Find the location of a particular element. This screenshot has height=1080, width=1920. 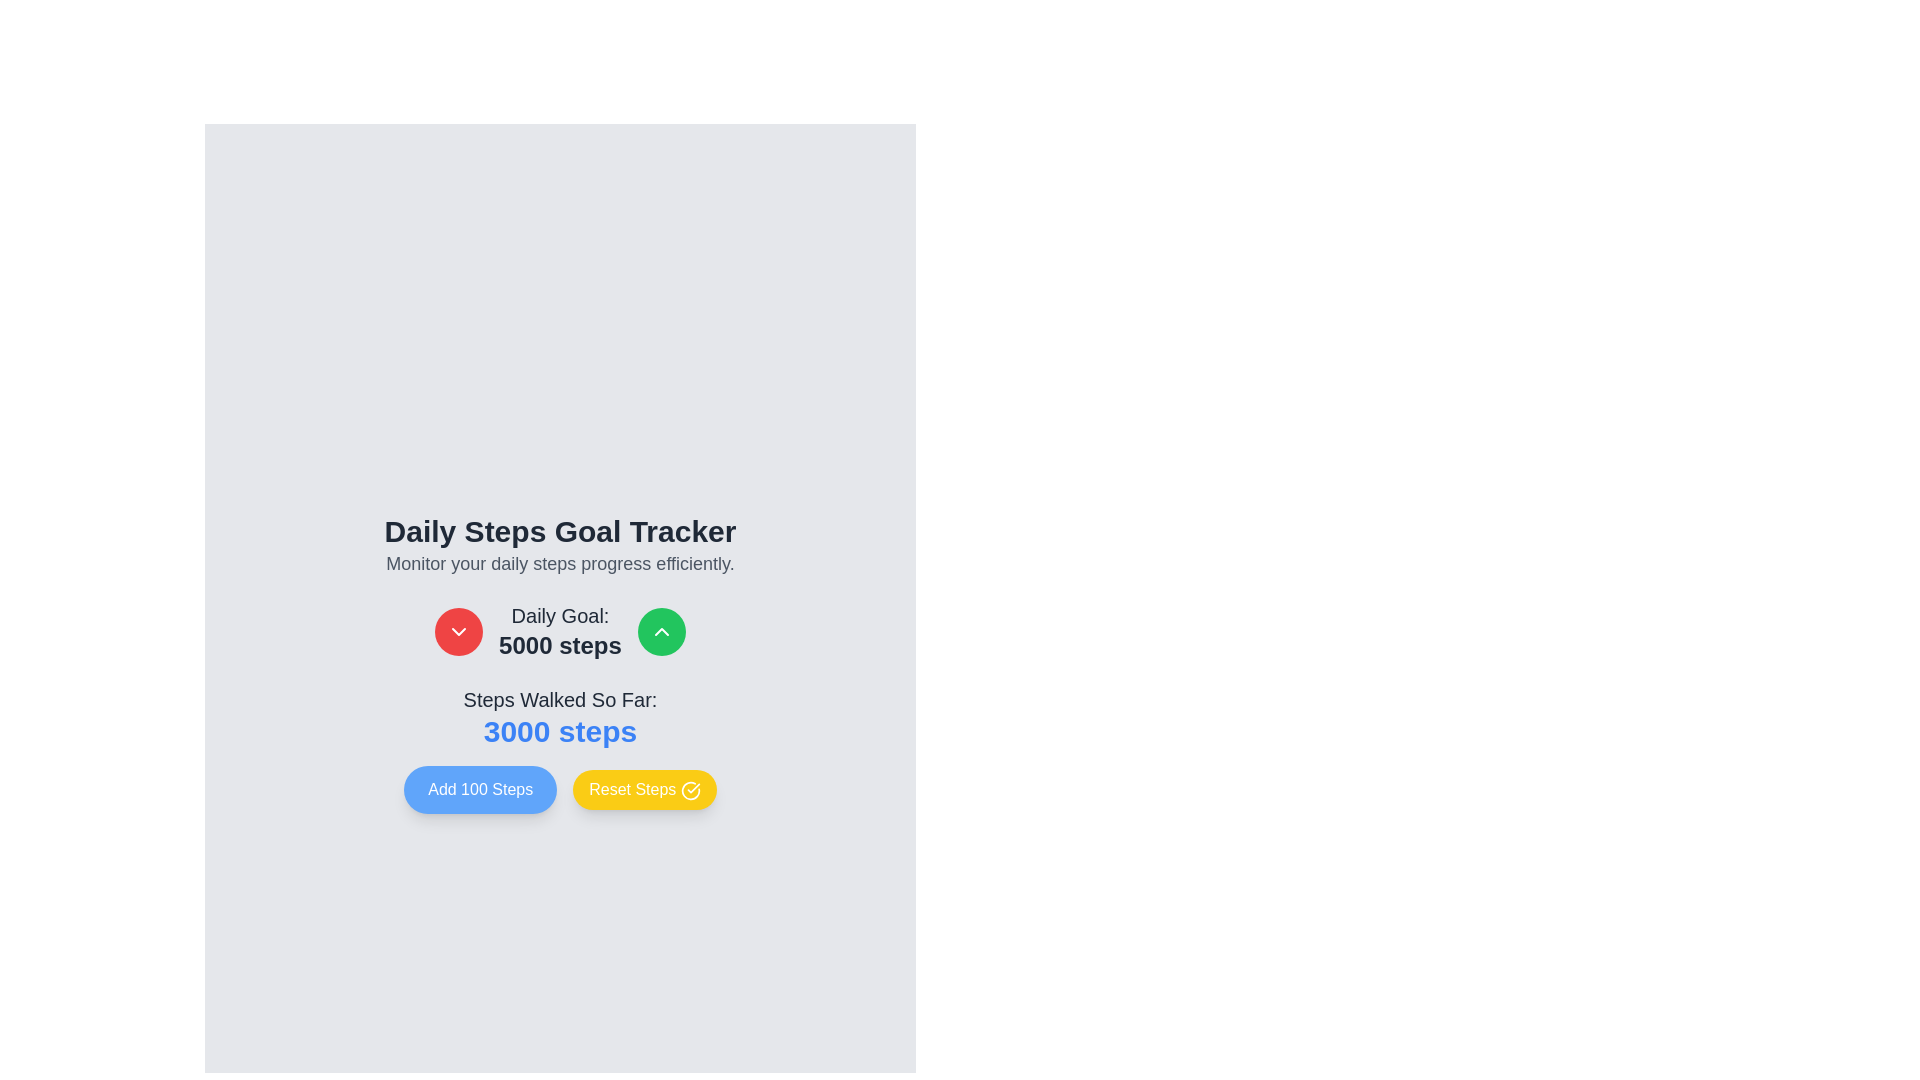

the circular red button with a white downward arrow to decrease the goal for 'Daily Goal: 5000 steps' is located at coordinates (458, 632).